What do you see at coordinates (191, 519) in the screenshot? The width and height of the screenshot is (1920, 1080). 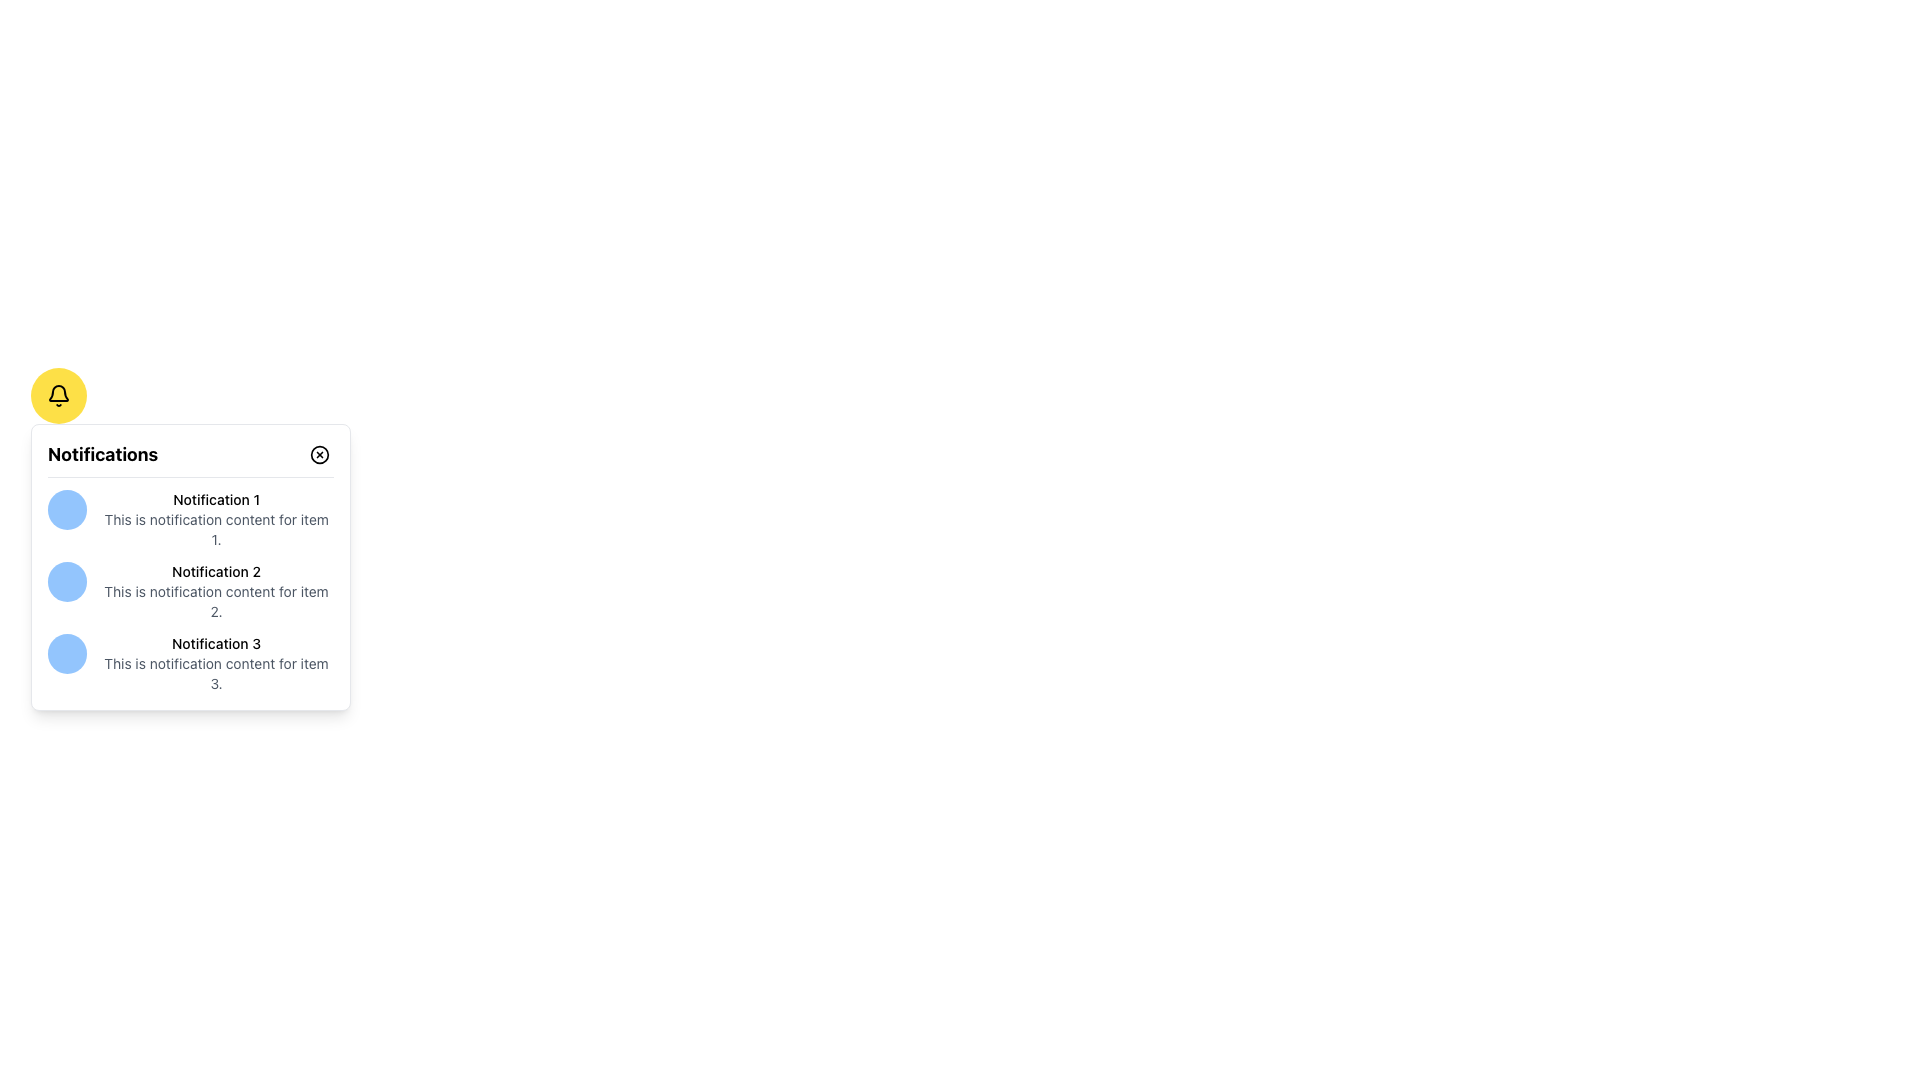 I see `the first notification item titled 'Notification 1'` at bounding box center [191, 519].